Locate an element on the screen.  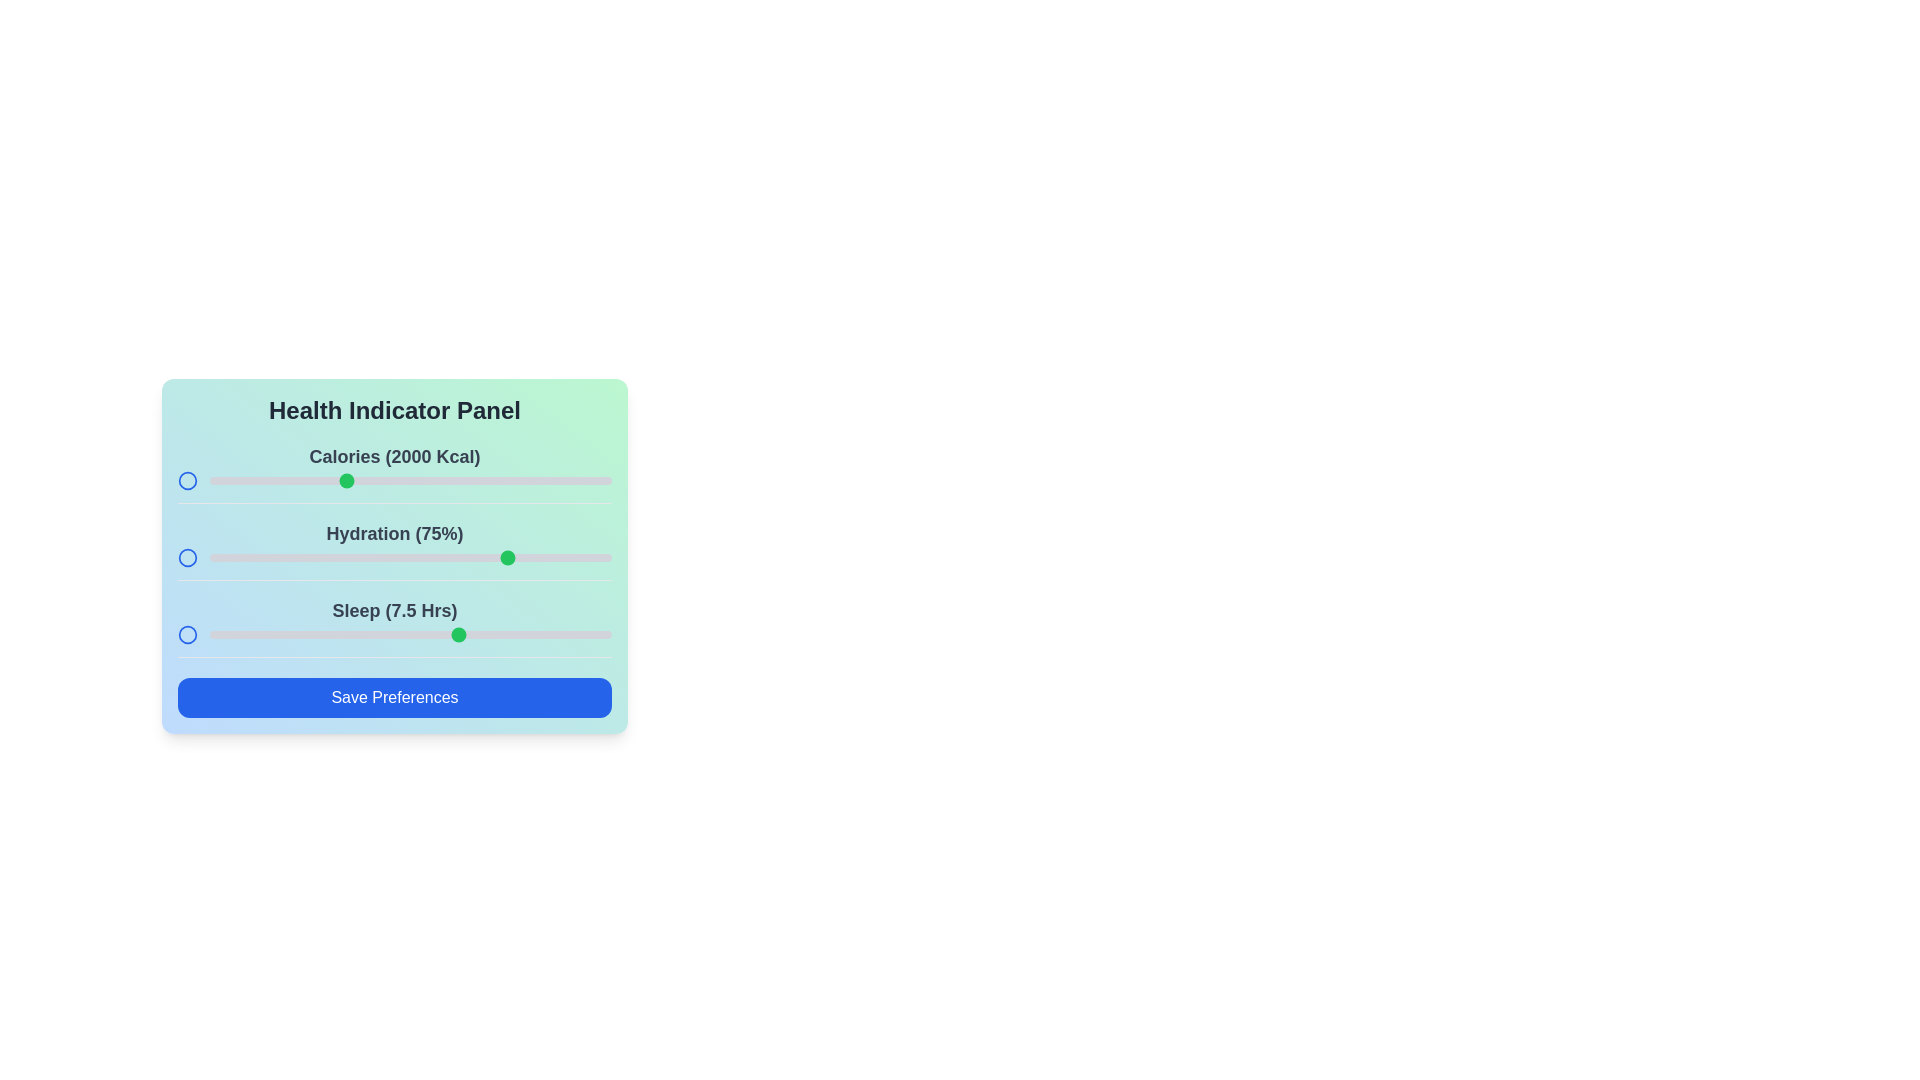
the hydration slider to 84% is located at coordinates (547, 558).